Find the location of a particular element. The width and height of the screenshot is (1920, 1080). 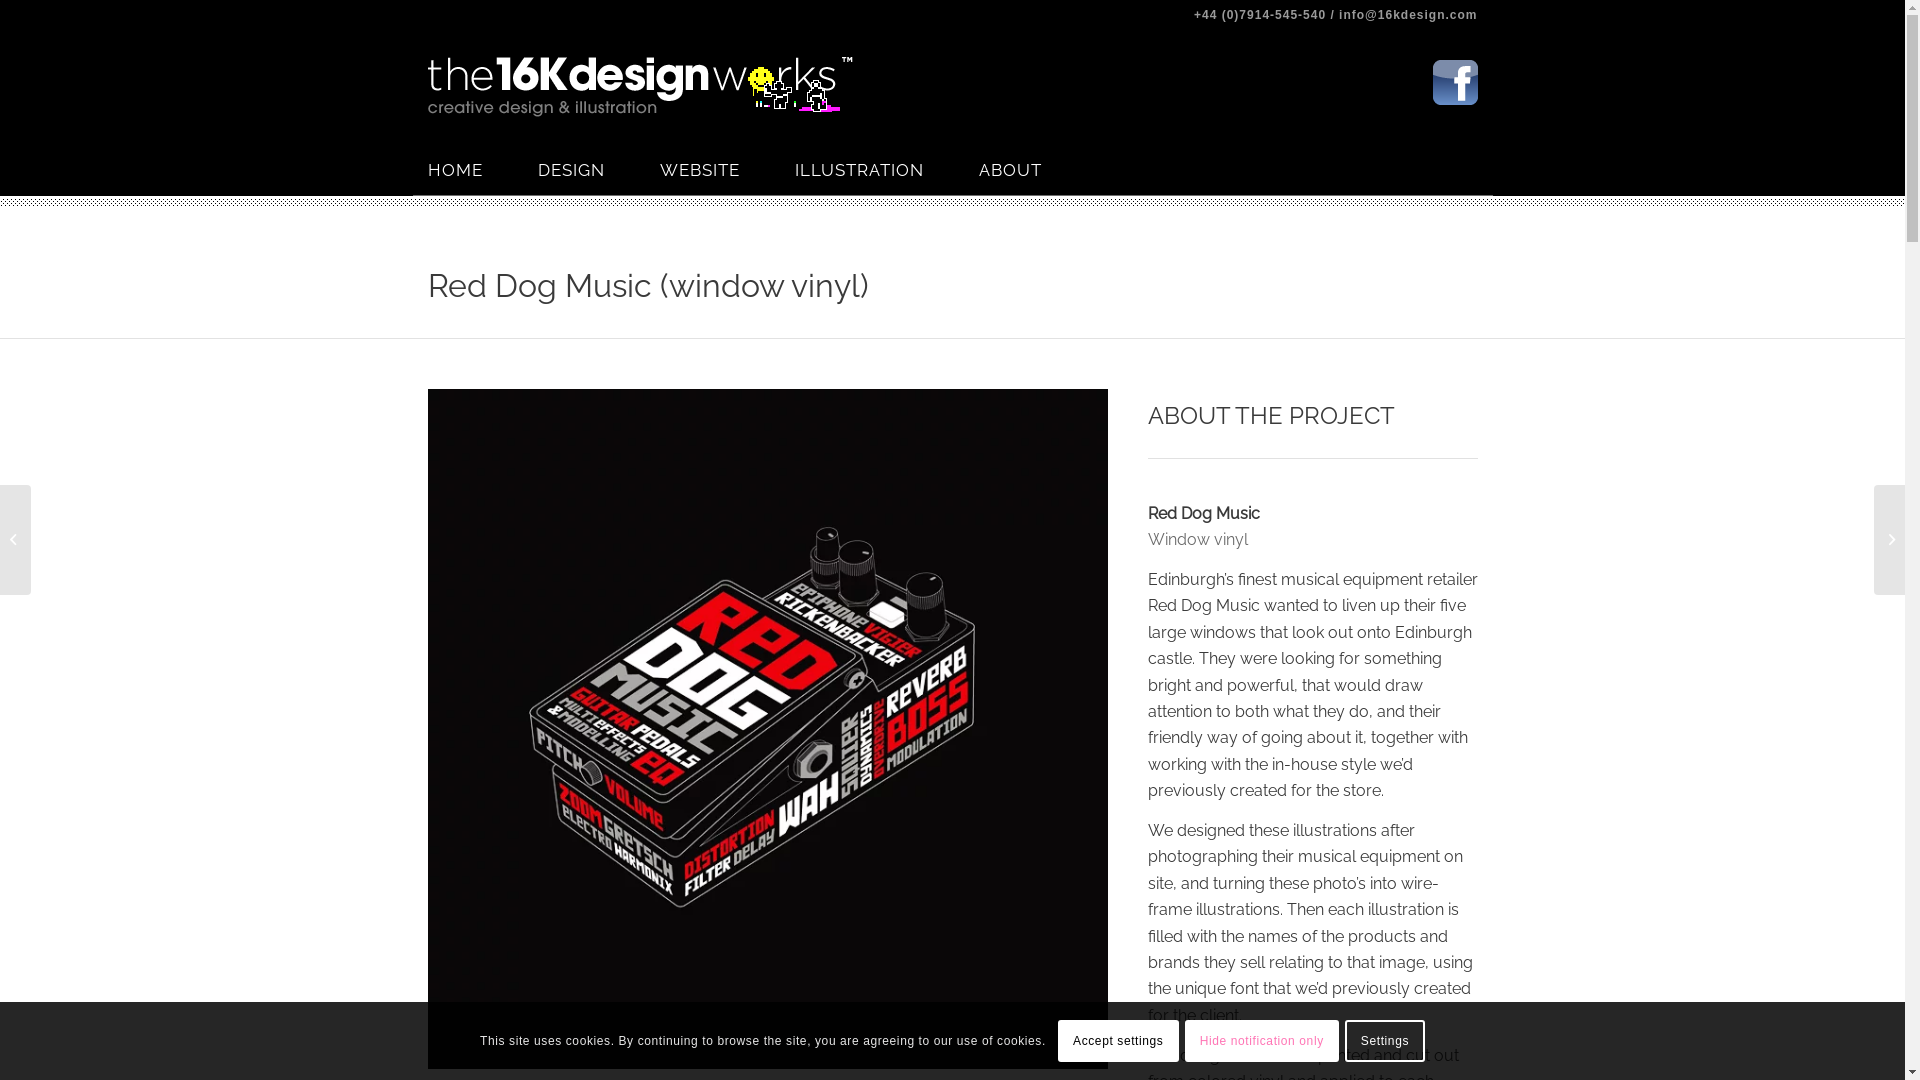

'Hide notification only' is located at coordinates (1261, 1040).